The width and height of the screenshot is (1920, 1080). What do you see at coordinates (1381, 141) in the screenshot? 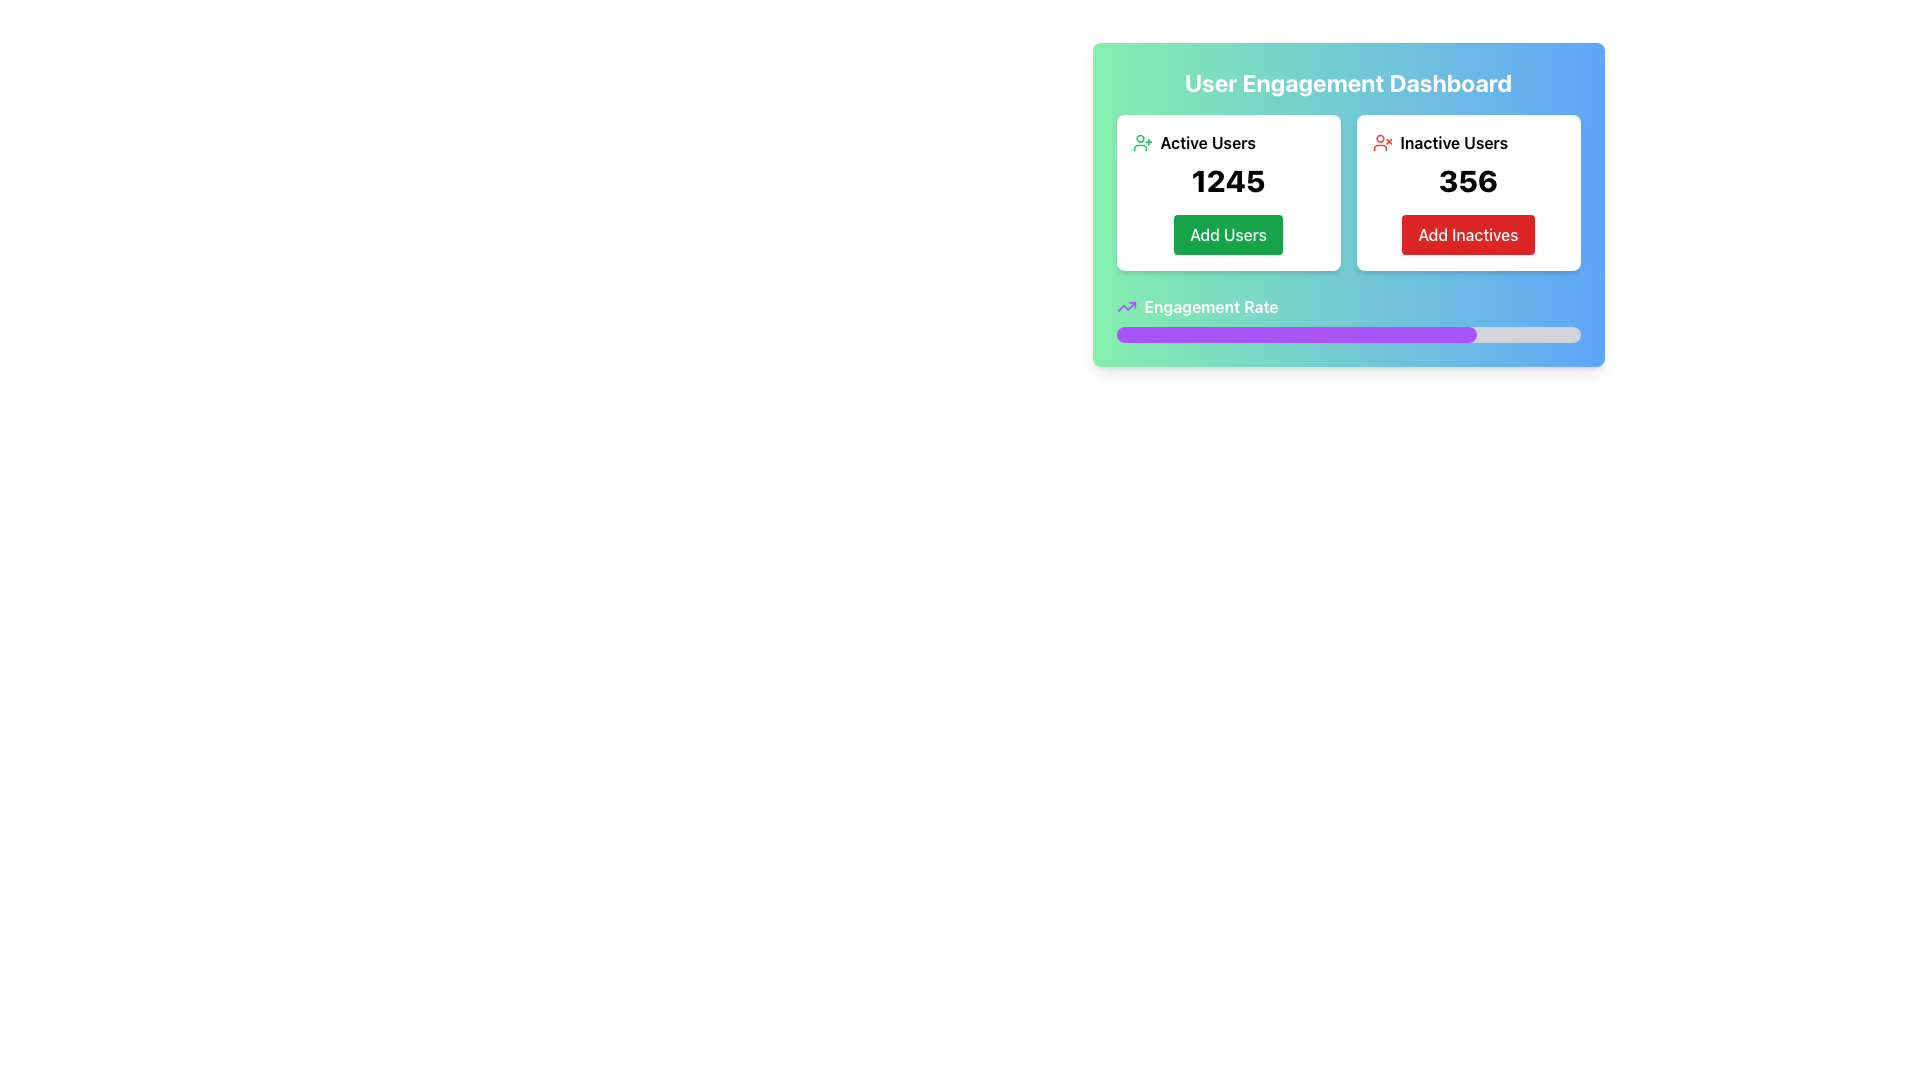
I see `the icon representing inactive users located in the 'Inactive Users' section, positioned to the left of the number '356' and the red button labeled 'Add Inactives'` at bounding box center [1381, 141].